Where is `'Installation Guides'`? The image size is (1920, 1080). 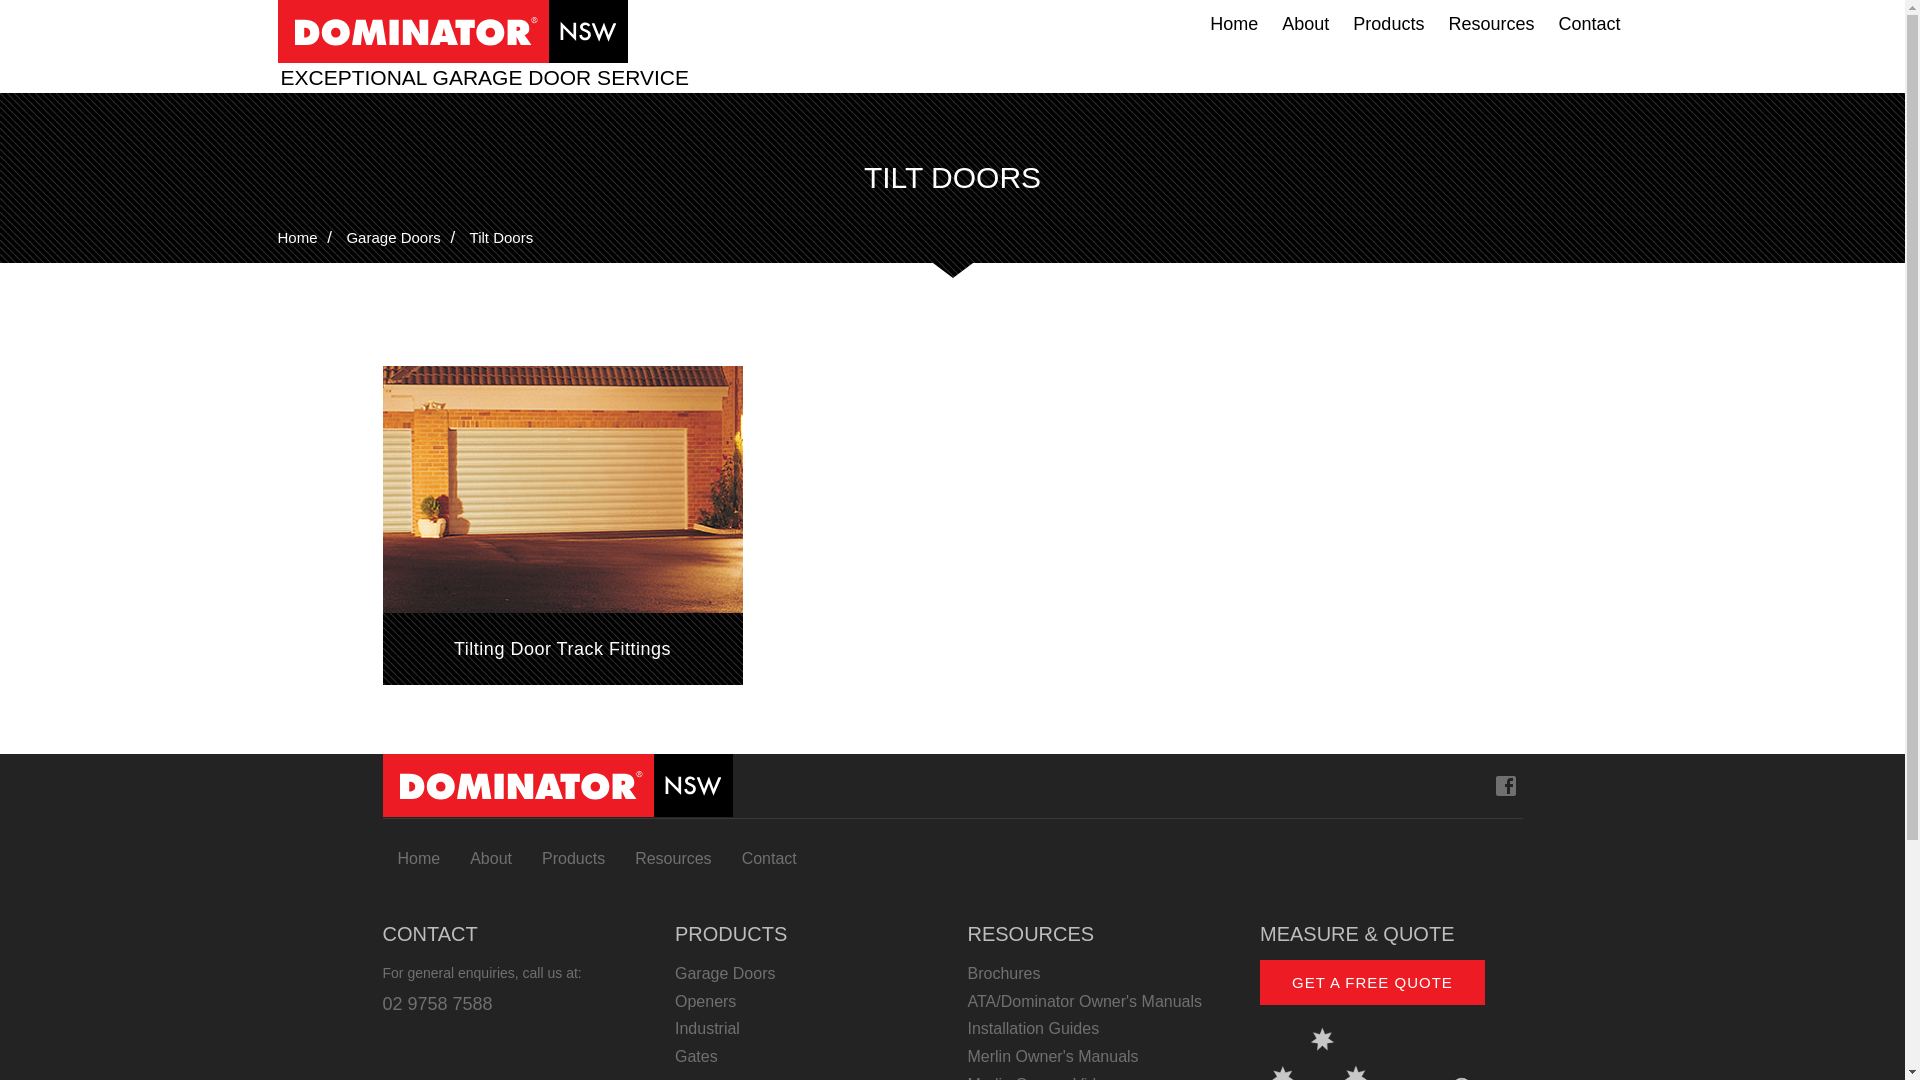 'Installation Guides' is located at coordinates (1098, 1029).